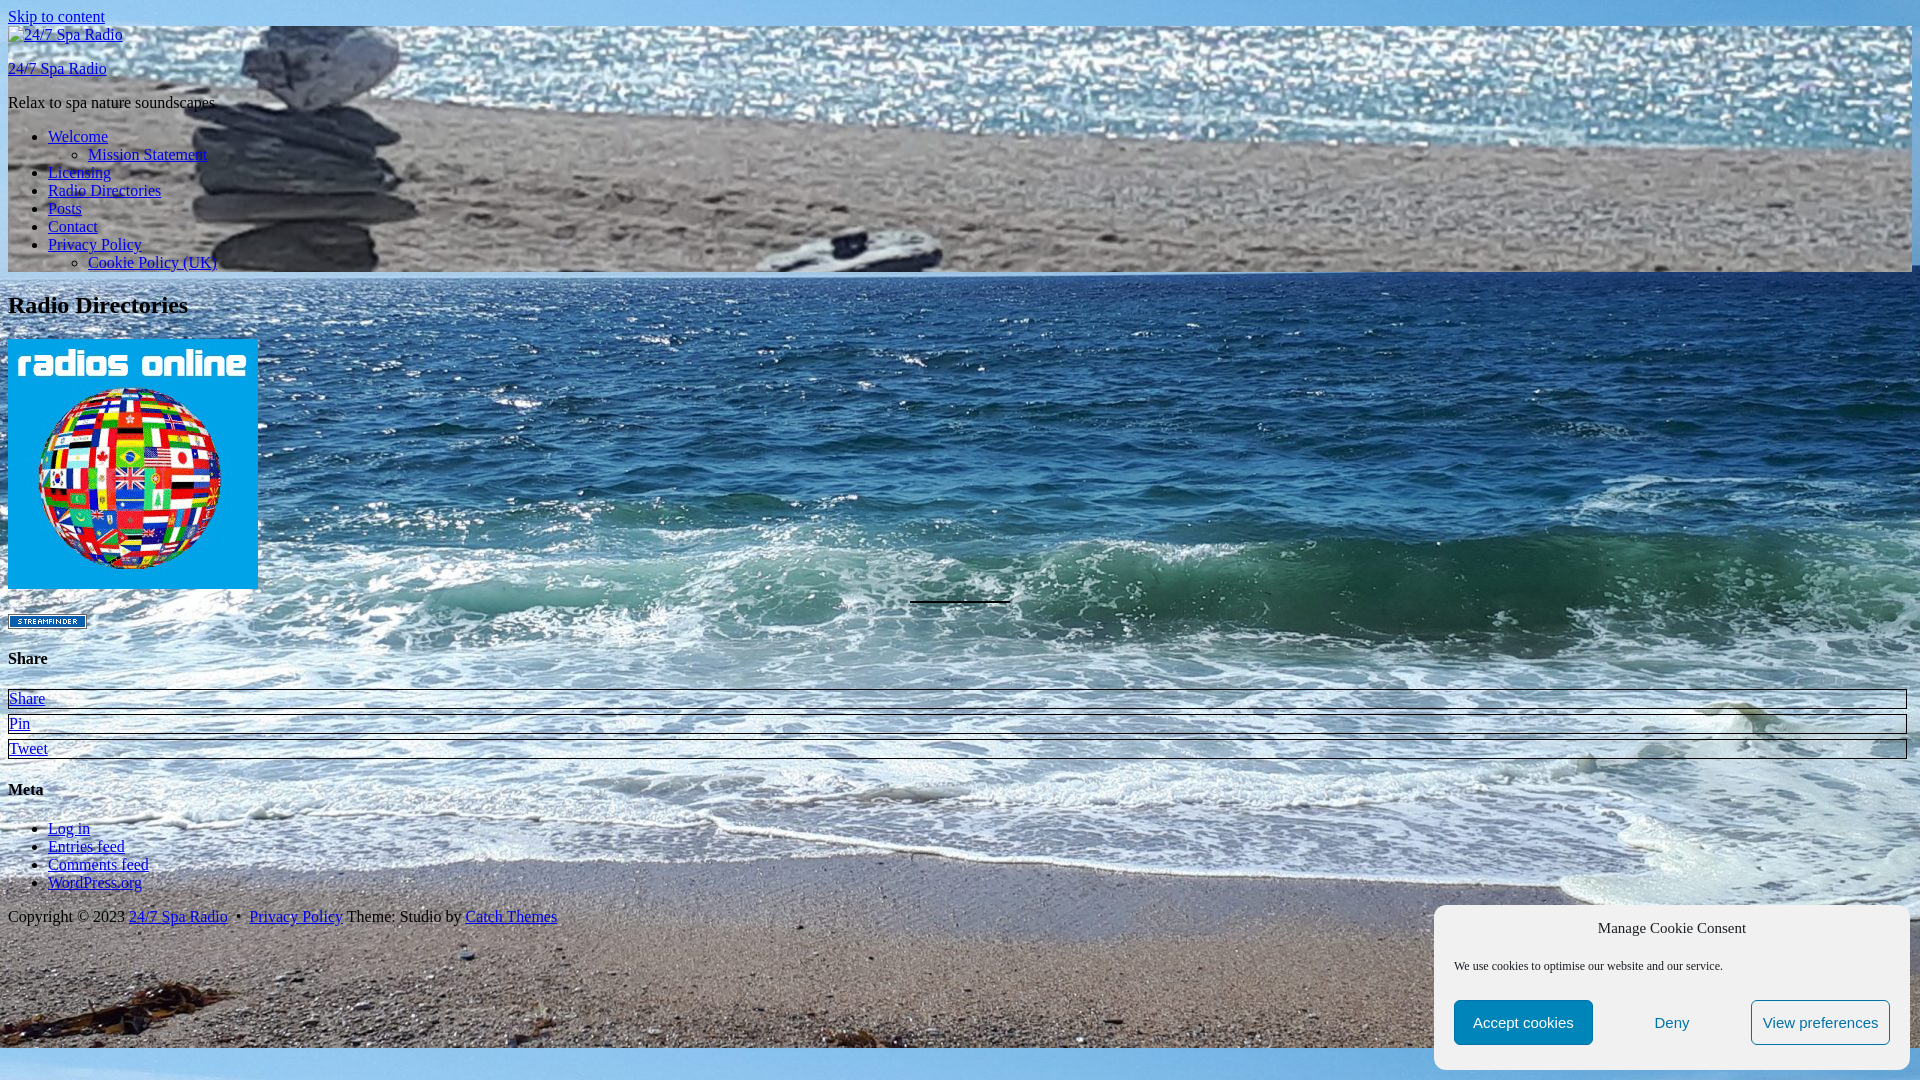 The height and width of the screenshot is (1080, 1920). Describe the element at coordinates (510, 916) in the screenshot. I see `'Catch Themes'` at that location.